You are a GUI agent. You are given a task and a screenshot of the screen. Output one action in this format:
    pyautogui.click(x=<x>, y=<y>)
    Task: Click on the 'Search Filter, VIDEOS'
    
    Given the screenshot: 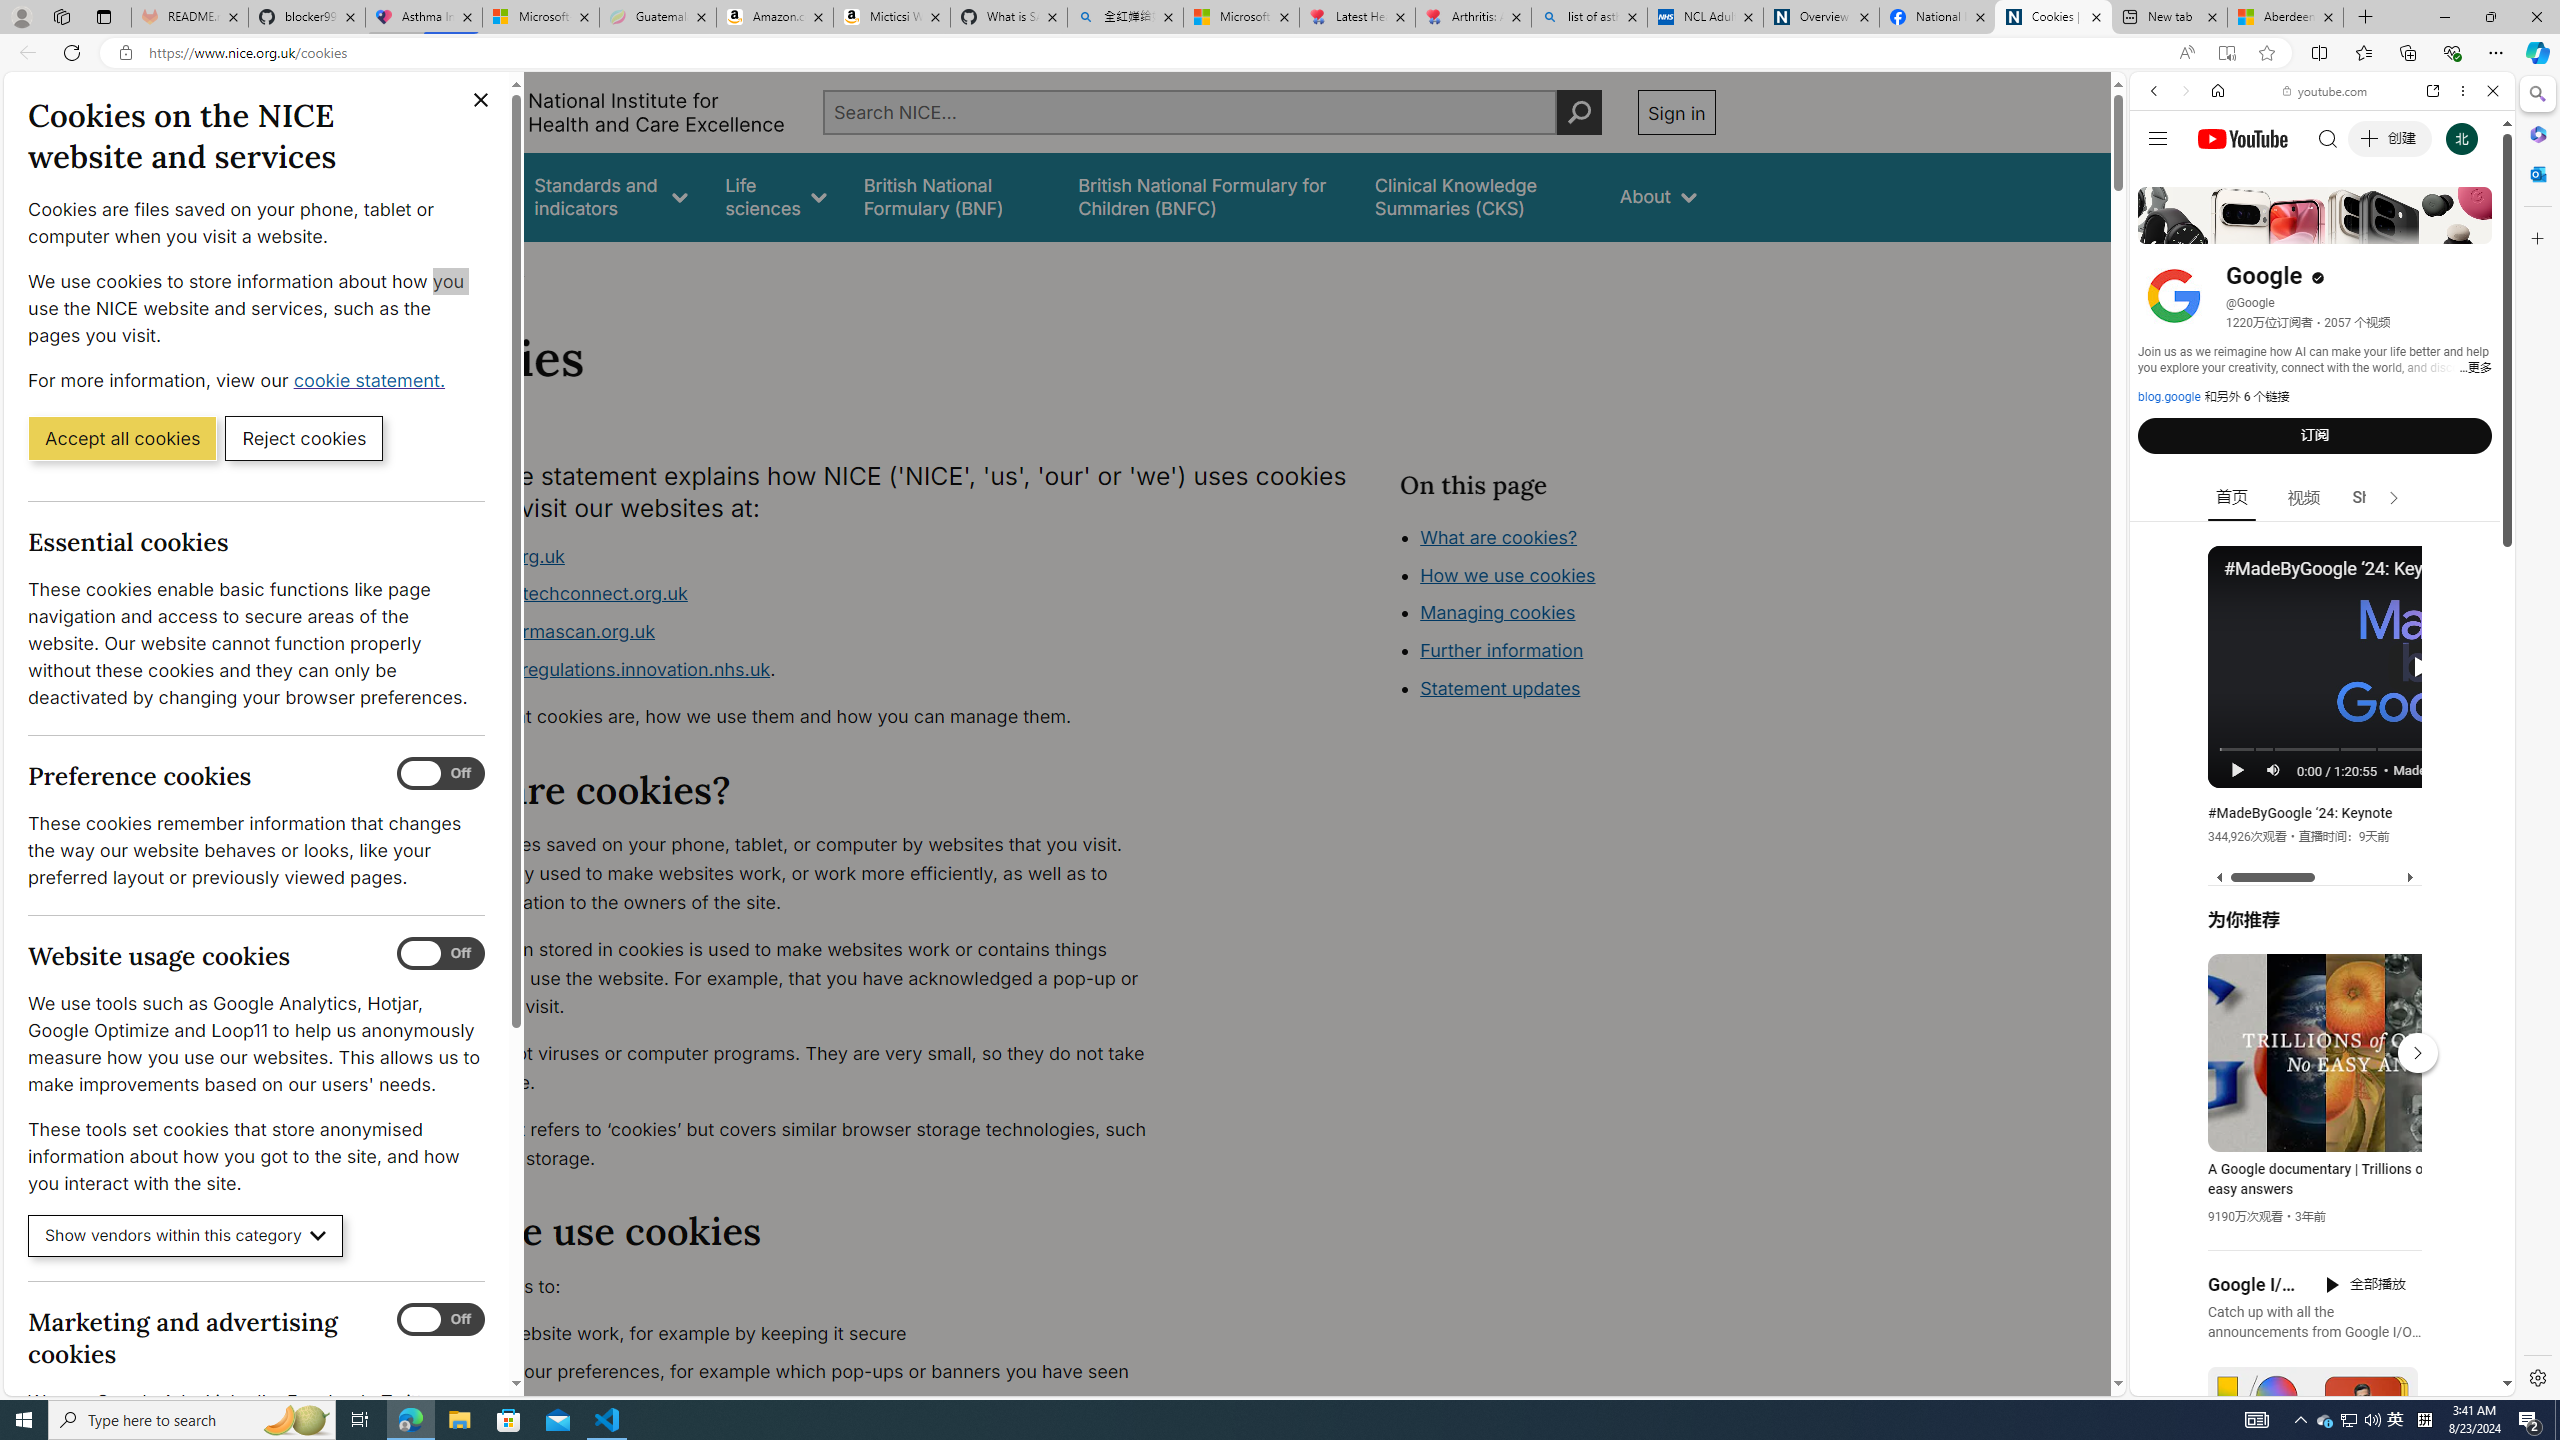 What is the action you would take?
    pyautogui.click(x=2286, y=227)
    